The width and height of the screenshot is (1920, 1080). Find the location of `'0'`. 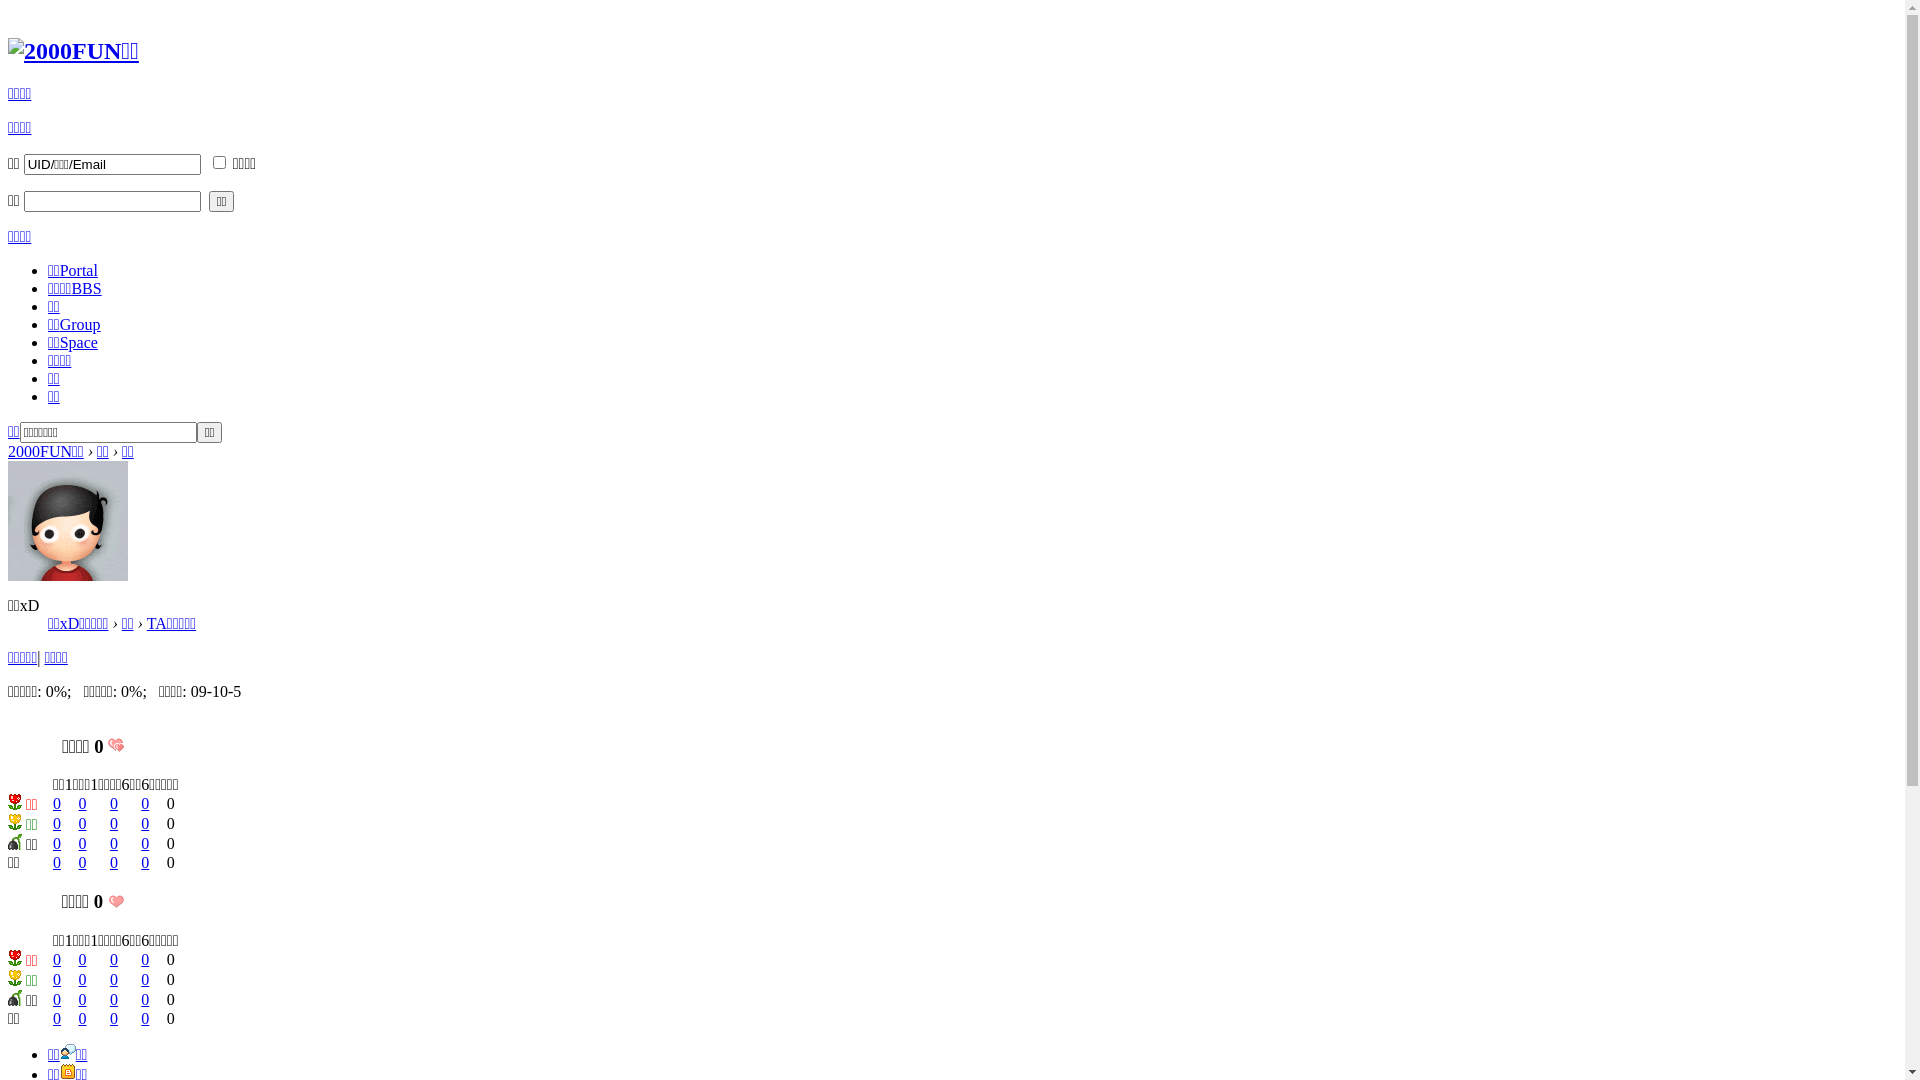

'0' is located at coordinates (81, 1018).